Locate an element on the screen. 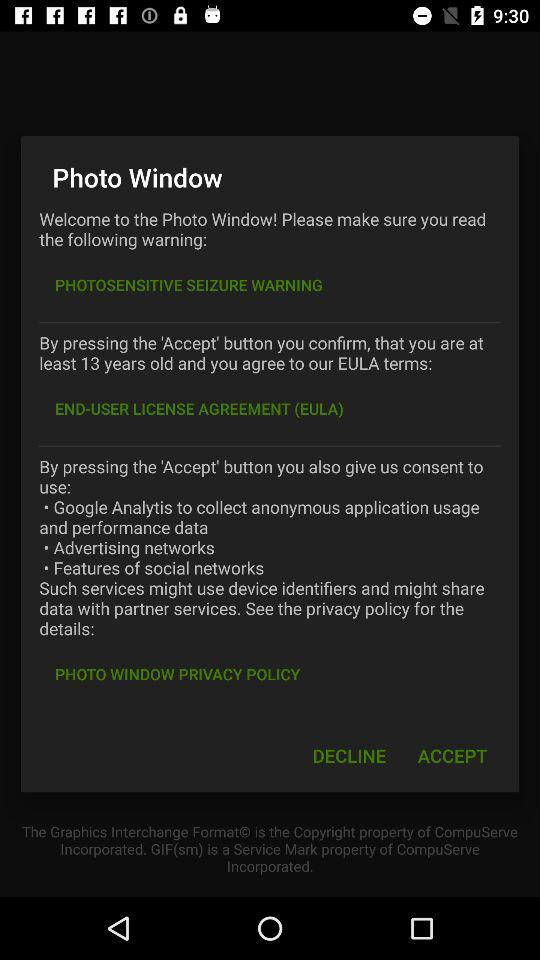 This screenshot has height=960, width=540. item to the left of the accept icon is located at coordinates (348, 754).